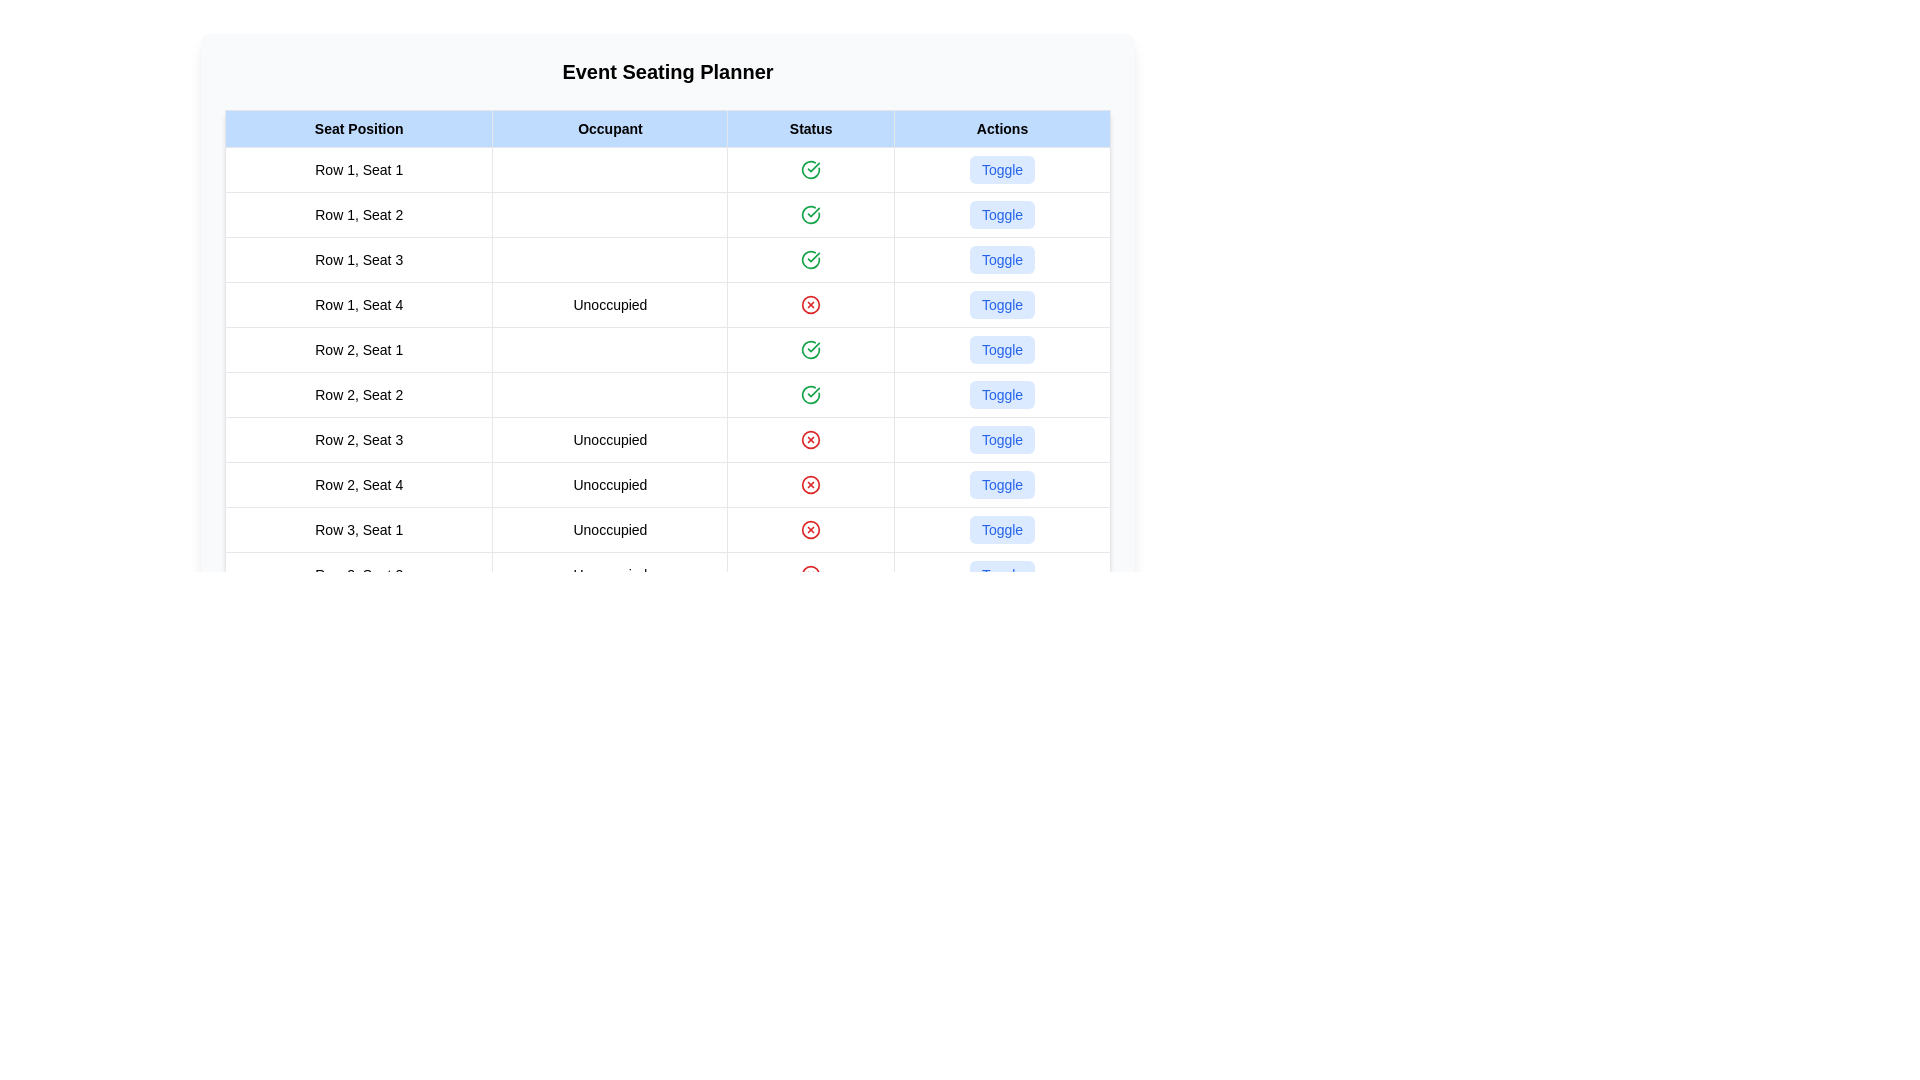 This screenshot has height=1080, width=1920. What do you see at coordinates (1002, 258) in the screenshot?
I see `the 'Toggle' button with rounded edges located in the 'Actions' column of the grid, specifically in the third row labeled 'Row 1, Seat 3'` at bounding box center [1002, 258].